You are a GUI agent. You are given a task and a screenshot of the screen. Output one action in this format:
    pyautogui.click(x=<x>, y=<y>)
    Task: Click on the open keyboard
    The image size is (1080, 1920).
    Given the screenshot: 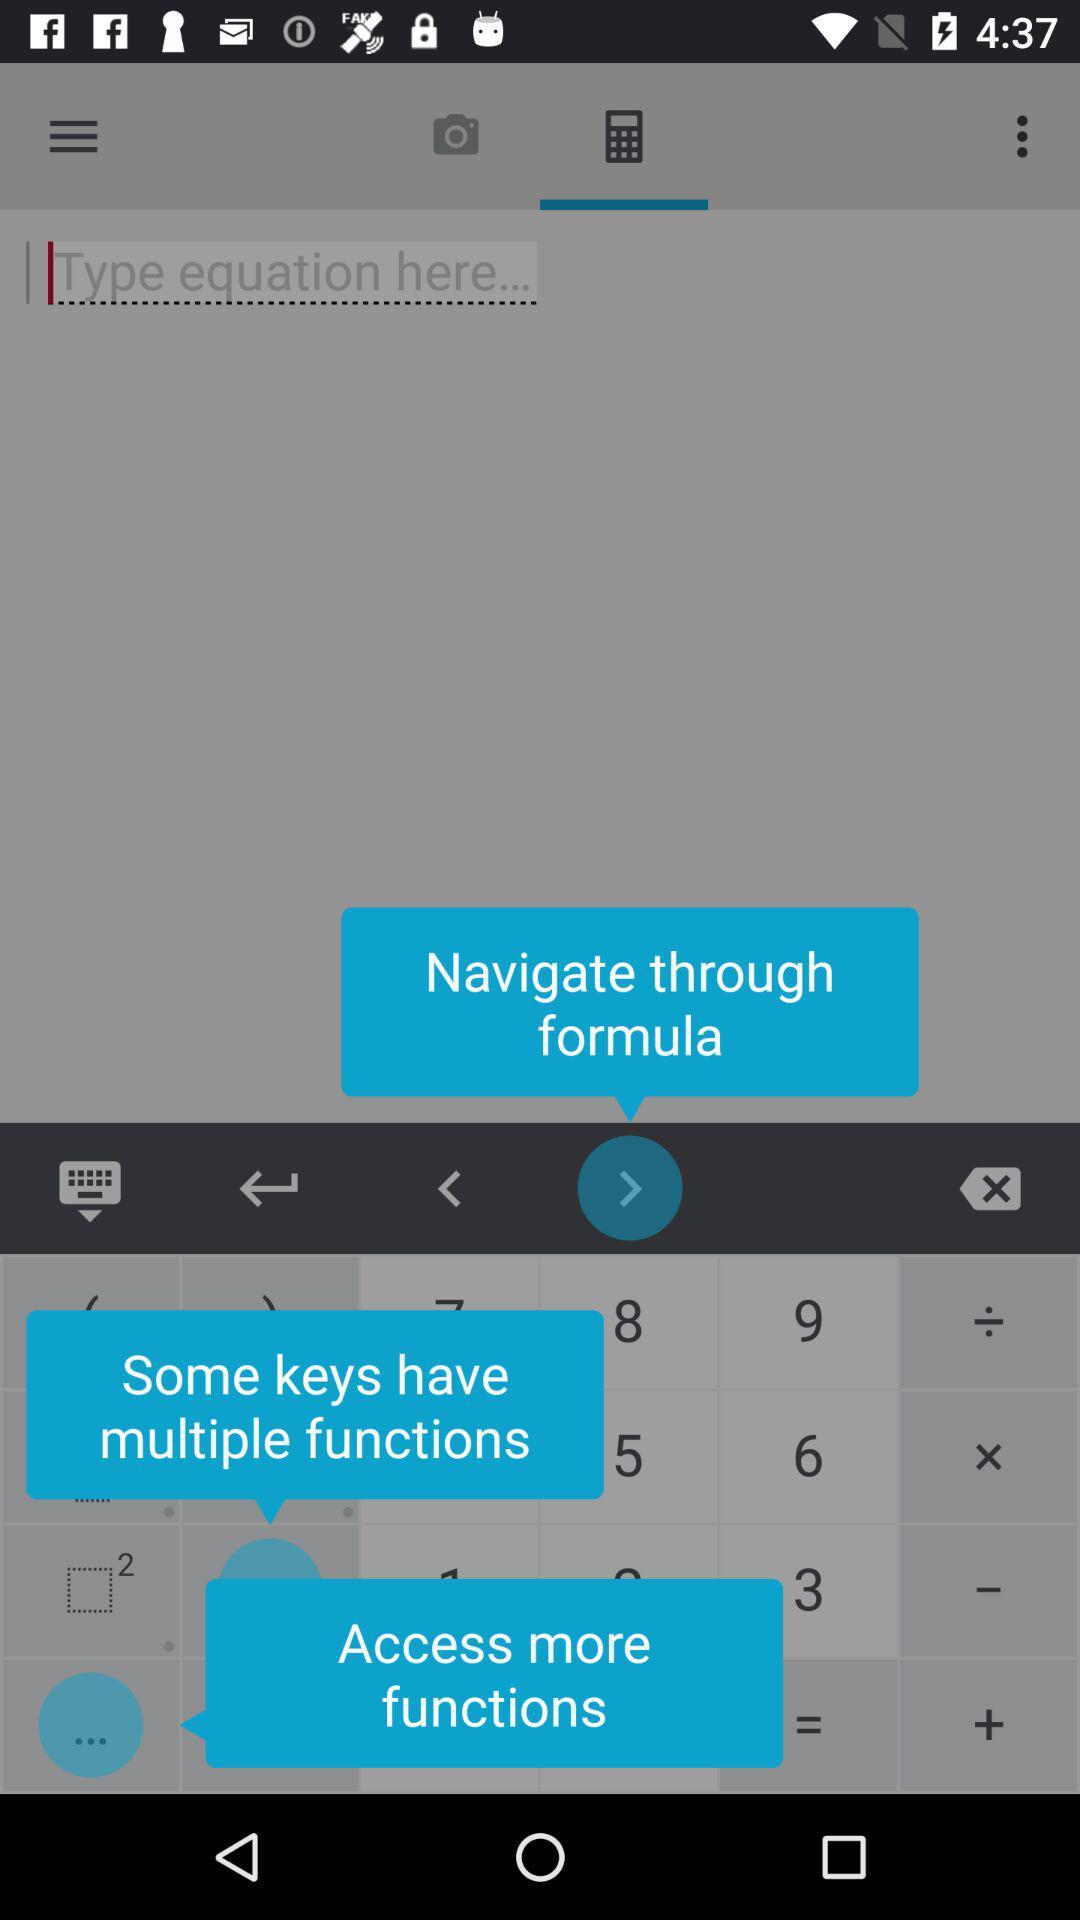 What is the action you would take?
    pyautogui.click(x=88, y=1188)
    